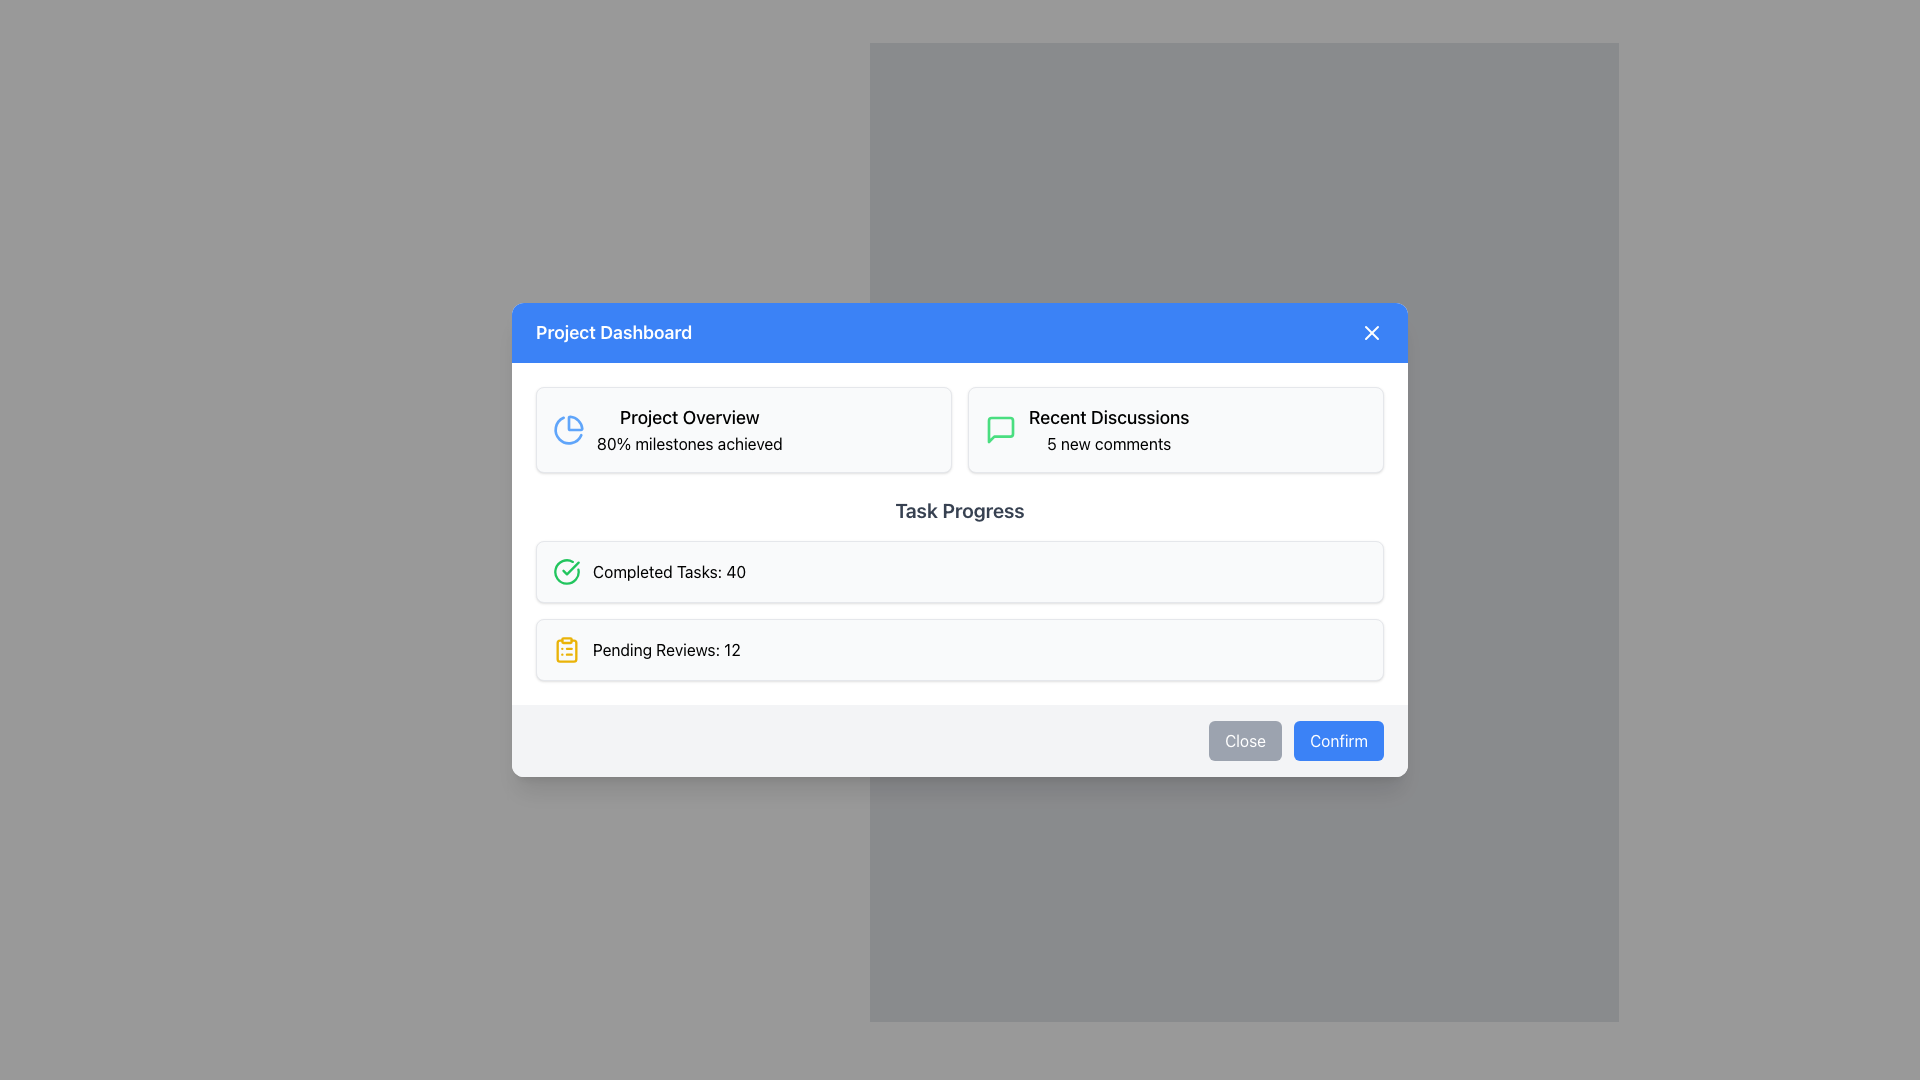 This screenshot has height=1080, width=1920. Describe the element at coordinates (1108, 442) in the screenshot. I see `the static text displaying '5 new comments' located below the 'Recent Discussions' label in the top-right section of the dialog` at that location.